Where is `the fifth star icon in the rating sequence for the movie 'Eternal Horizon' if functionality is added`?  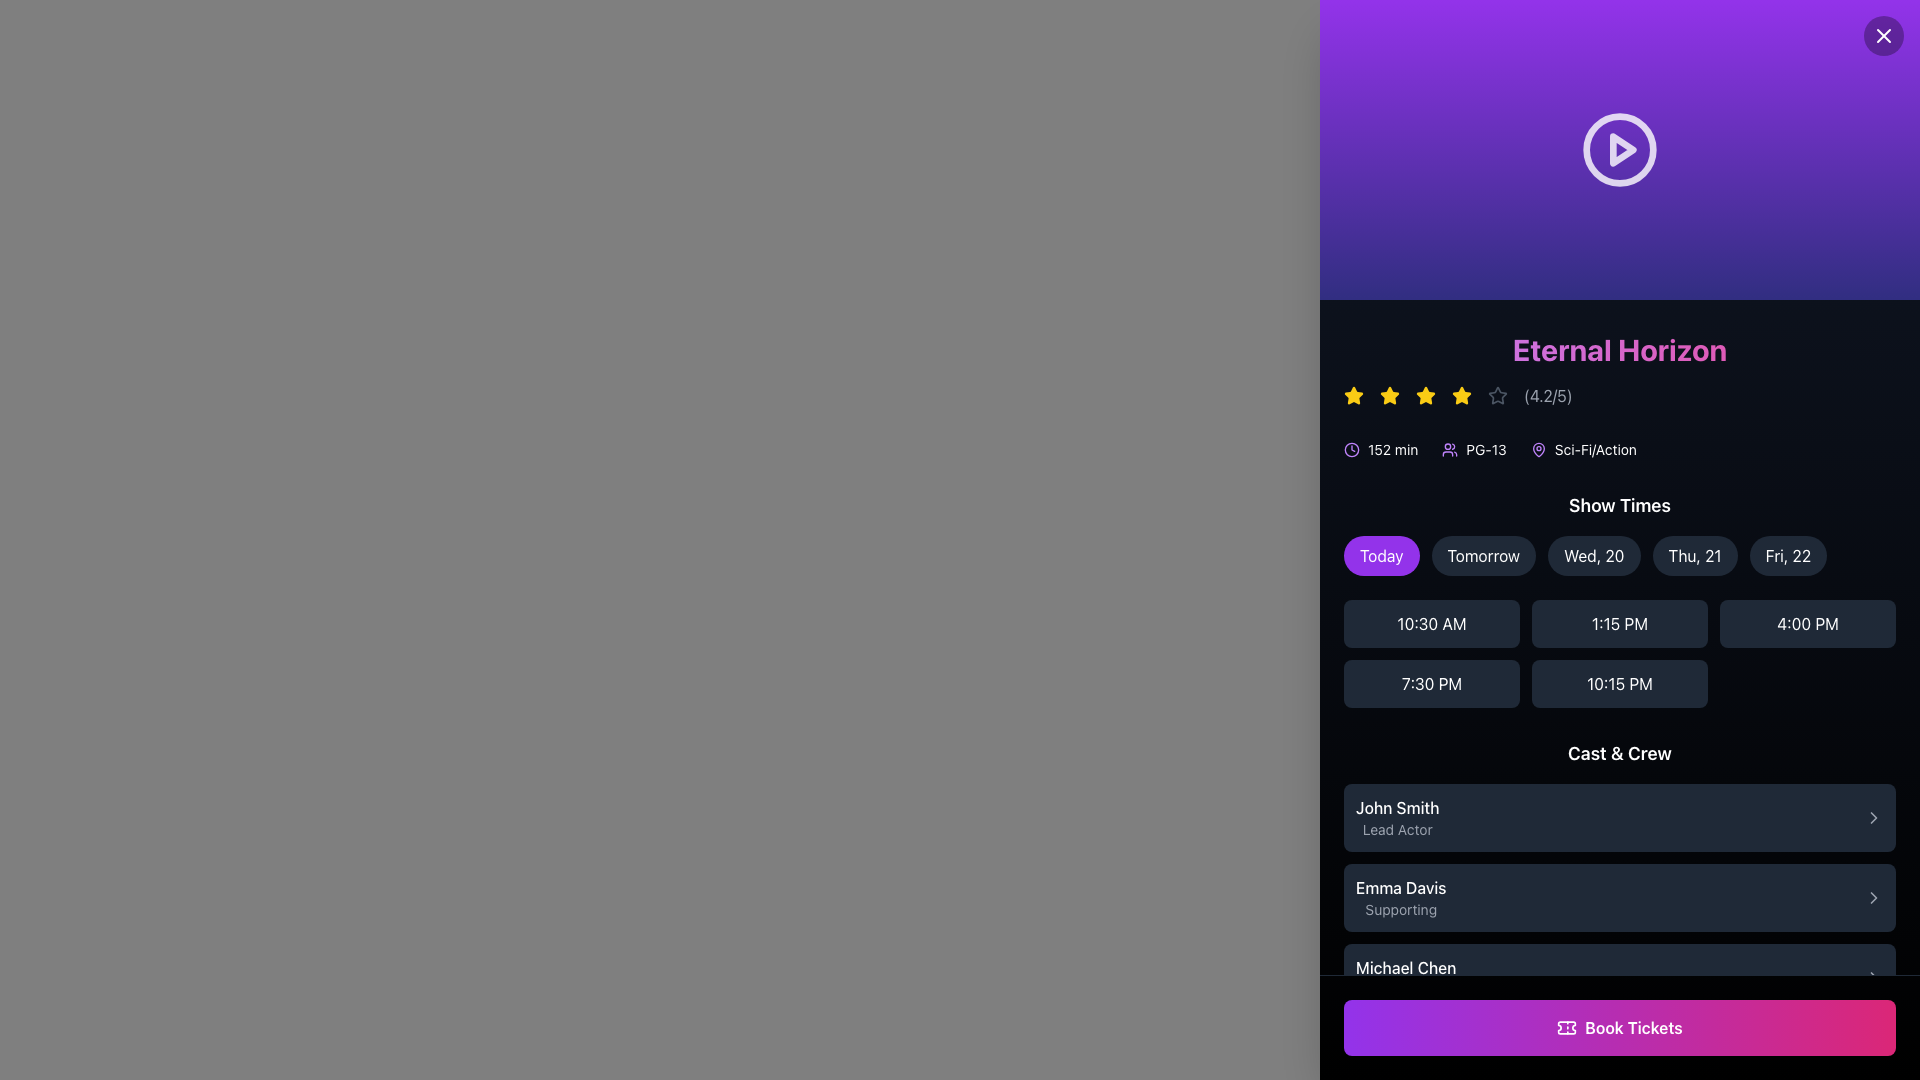 the fifth star icon in the rating sequence for the movie 'Eternal Horizon' if functionality is added is located at coordinates (1462, 396).